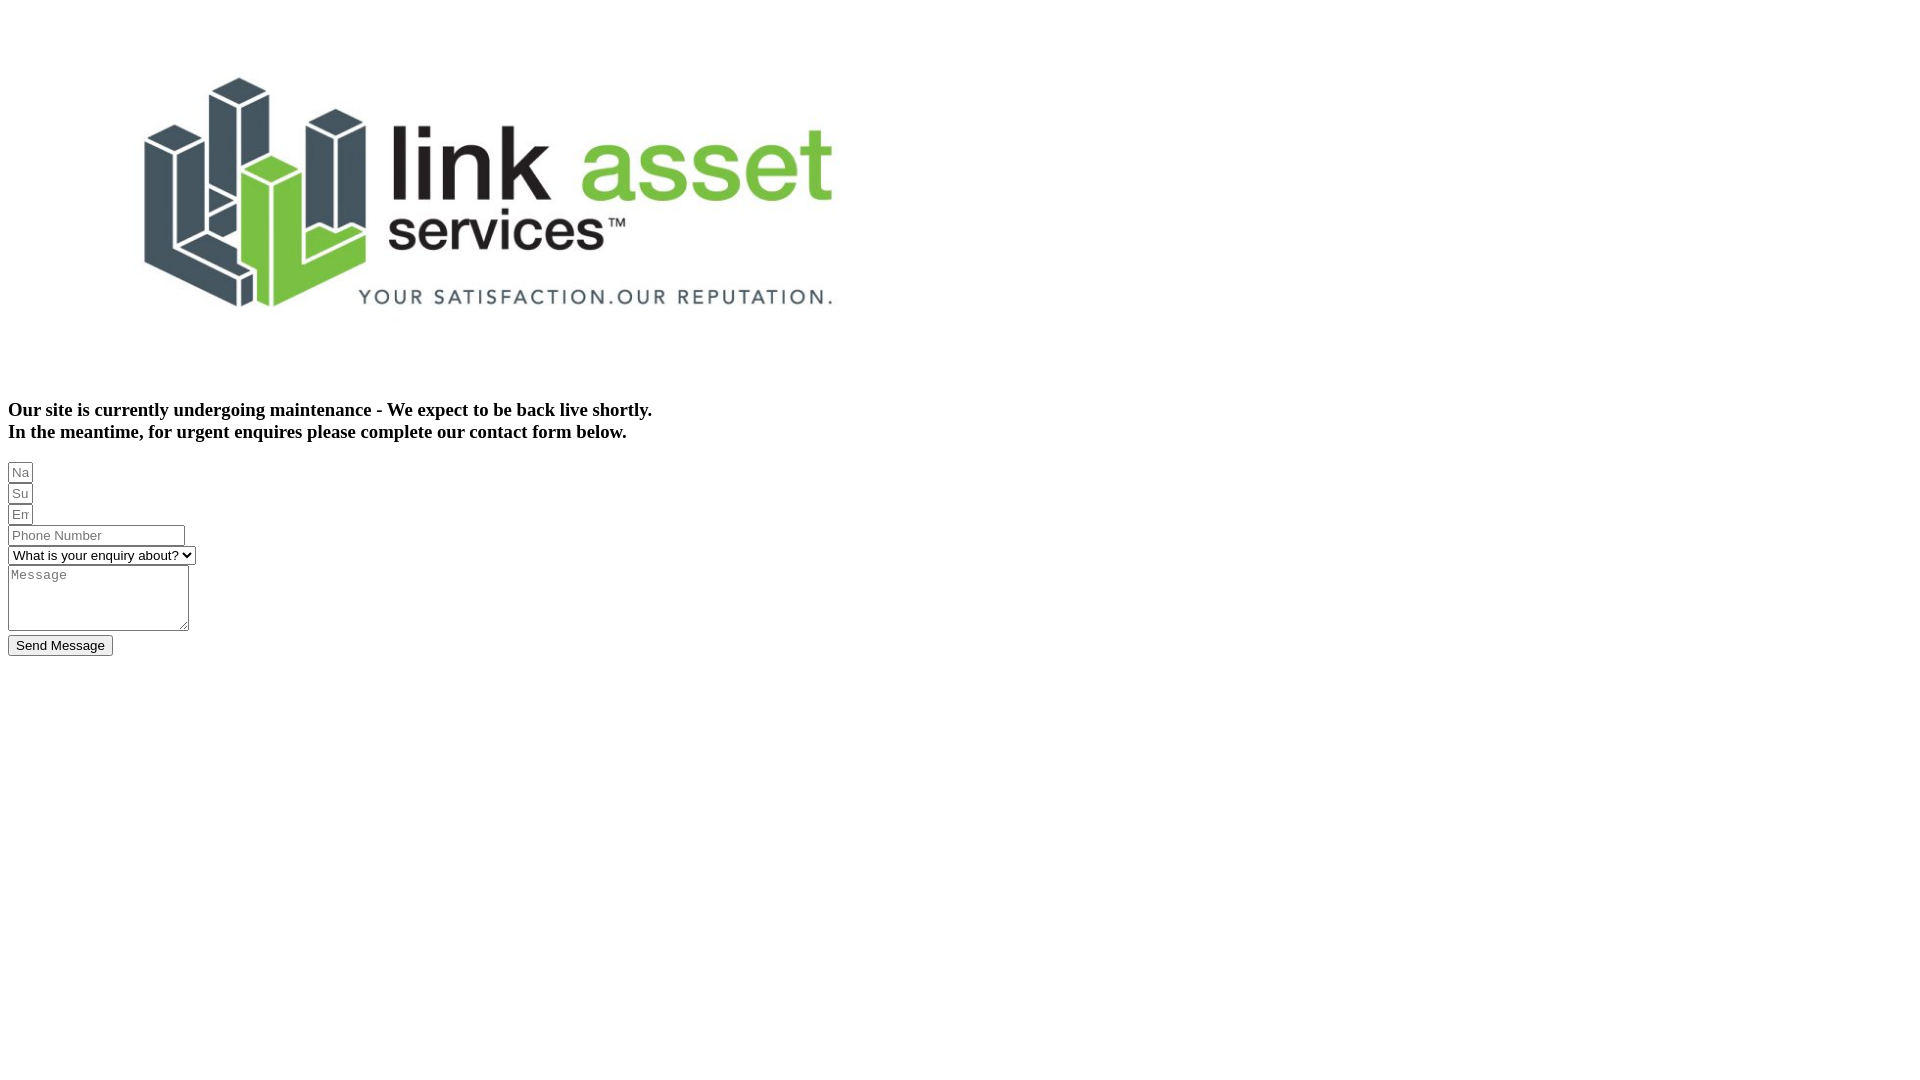  I want to click on 'Send Message', so click(60, 645).